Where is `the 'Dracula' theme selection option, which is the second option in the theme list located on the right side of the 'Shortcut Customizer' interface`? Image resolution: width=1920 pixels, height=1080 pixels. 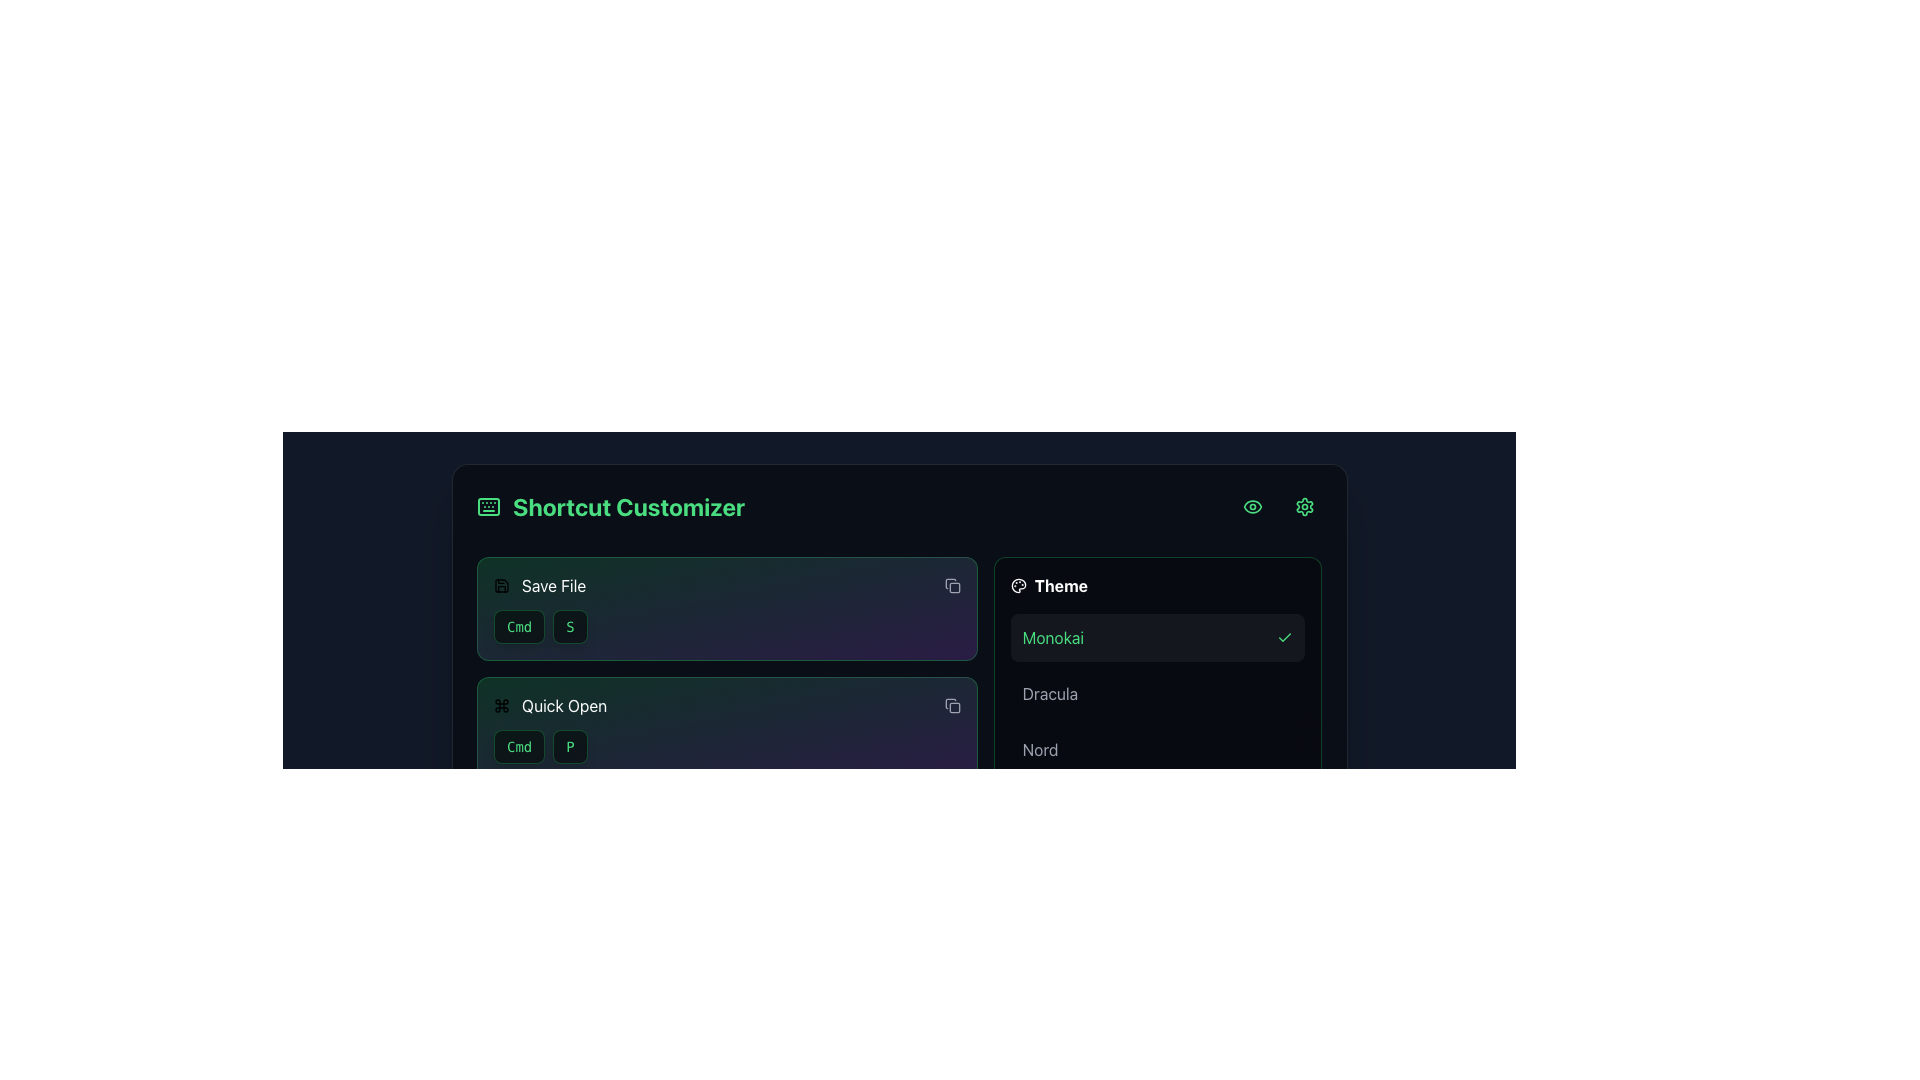 the 'Dracula' theme selection option, which is the second option in the theme list located on the right side of the 'Shortcut Customizer' interface is located at coordinates (1158, 693).